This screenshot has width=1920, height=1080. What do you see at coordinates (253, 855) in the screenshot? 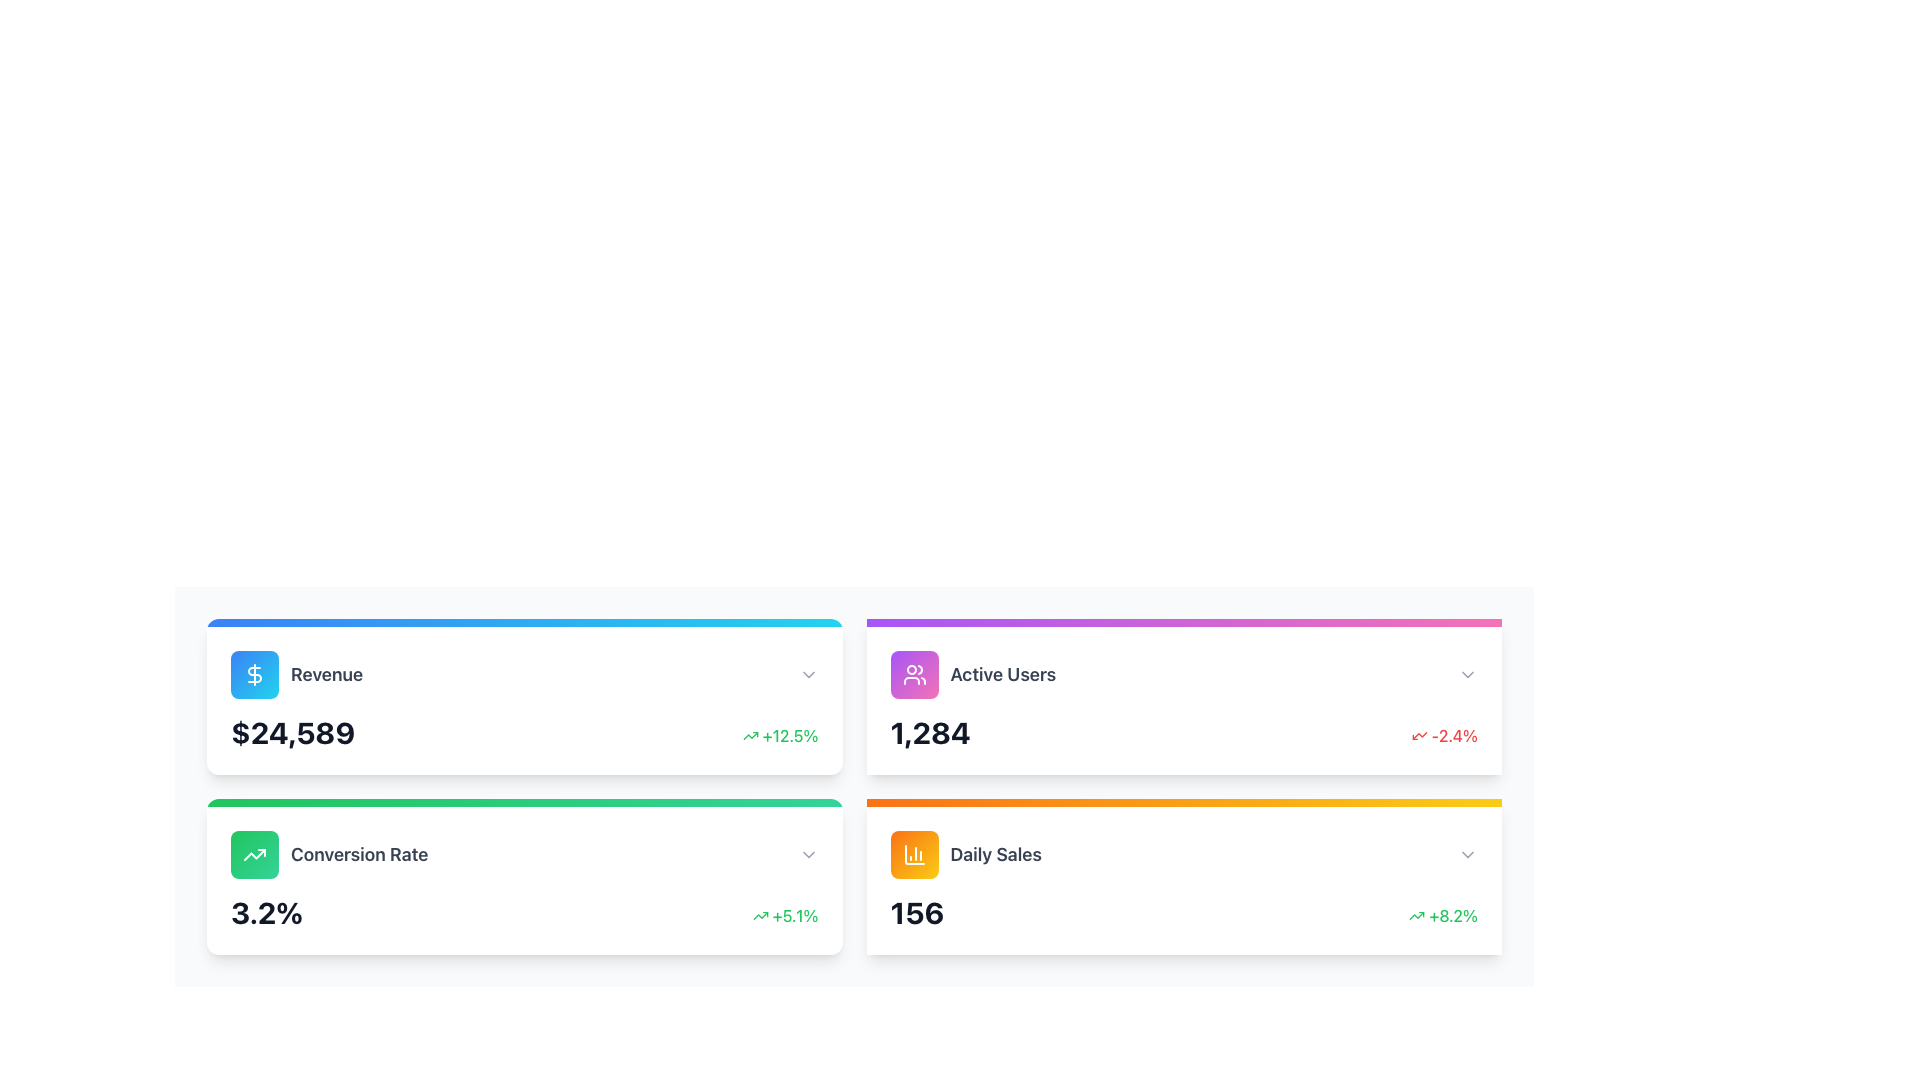
I see `the SVG upward trending arrow icon, which is styled with a white line drawing on a green-to-emerald gradient-filled rounded rectangular background, positioned to the left of the 'Conversion Rate' text and above the '3.2%' value` at bounding box center [253, 855].